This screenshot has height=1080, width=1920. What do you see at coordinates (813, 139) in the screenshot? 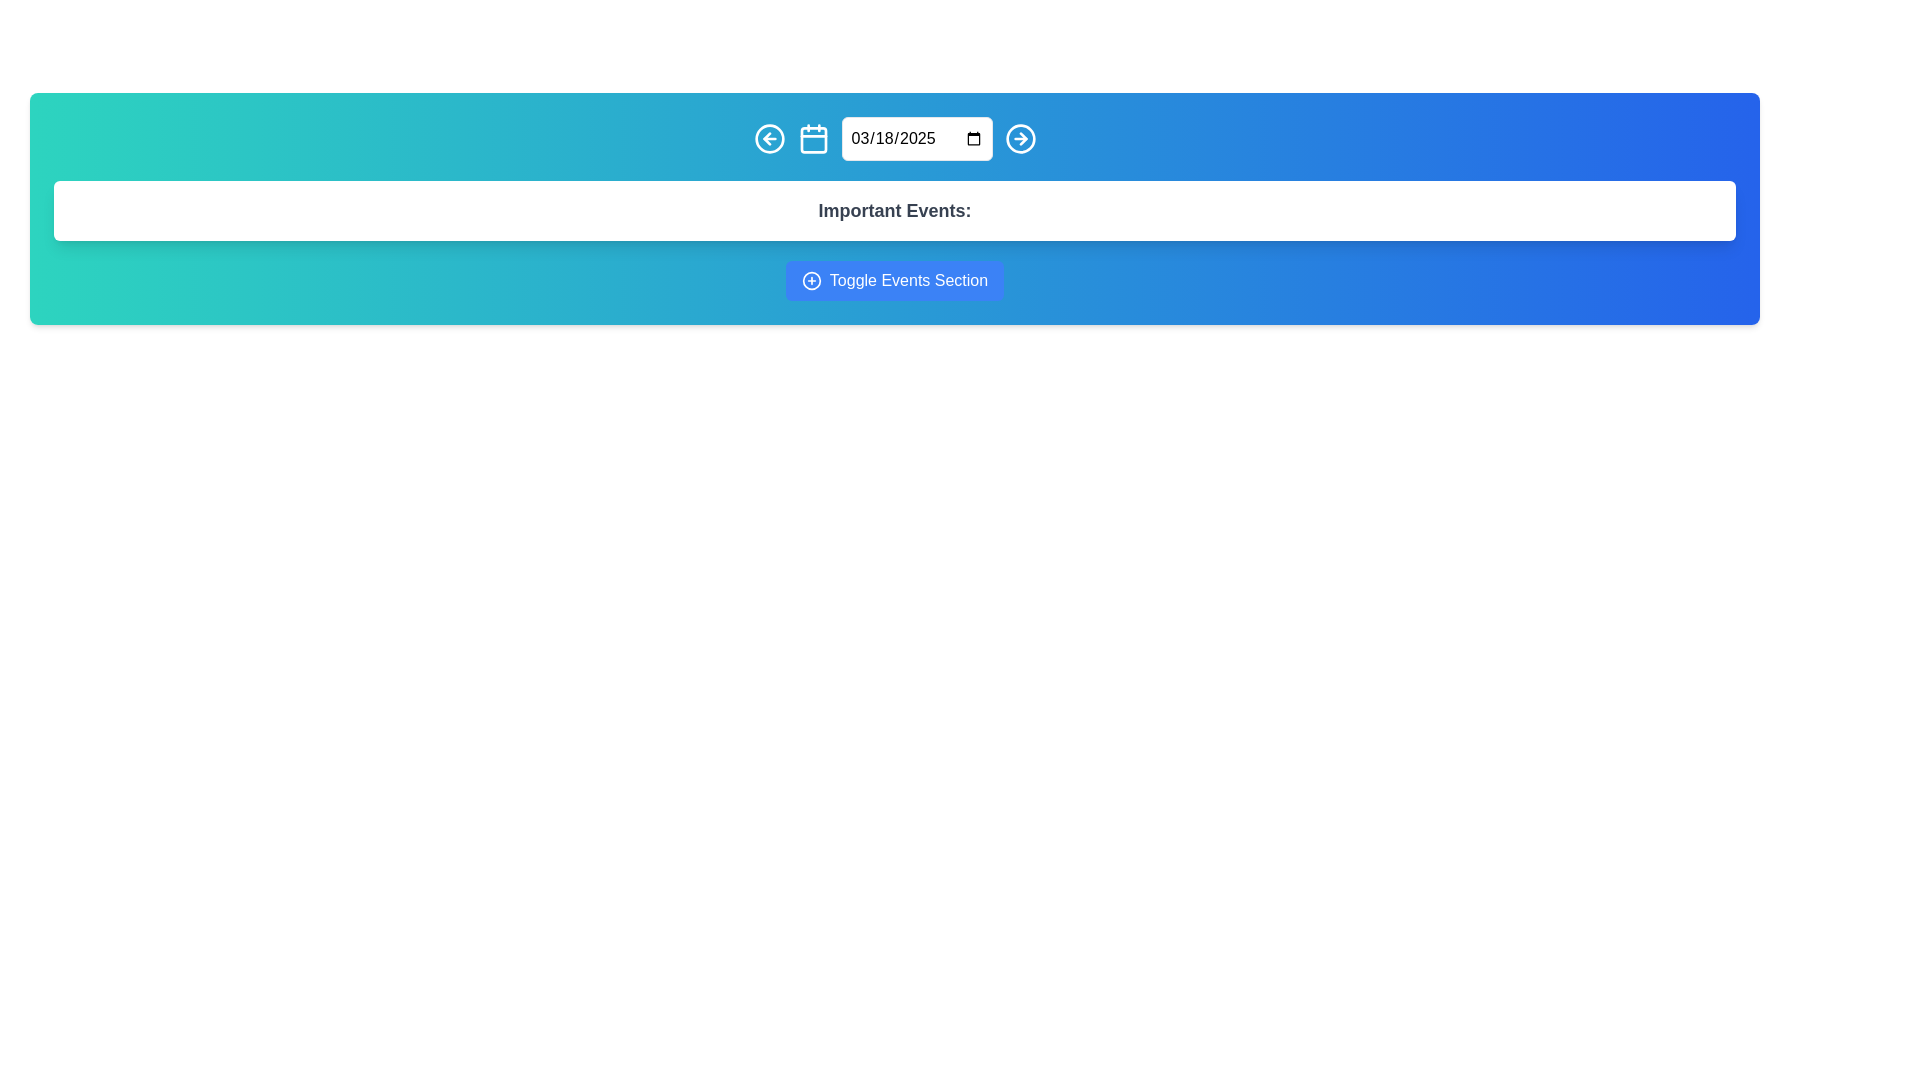
I see `the small, square calendar icon with a vibrant blue background` at bounding box center [813, 139].